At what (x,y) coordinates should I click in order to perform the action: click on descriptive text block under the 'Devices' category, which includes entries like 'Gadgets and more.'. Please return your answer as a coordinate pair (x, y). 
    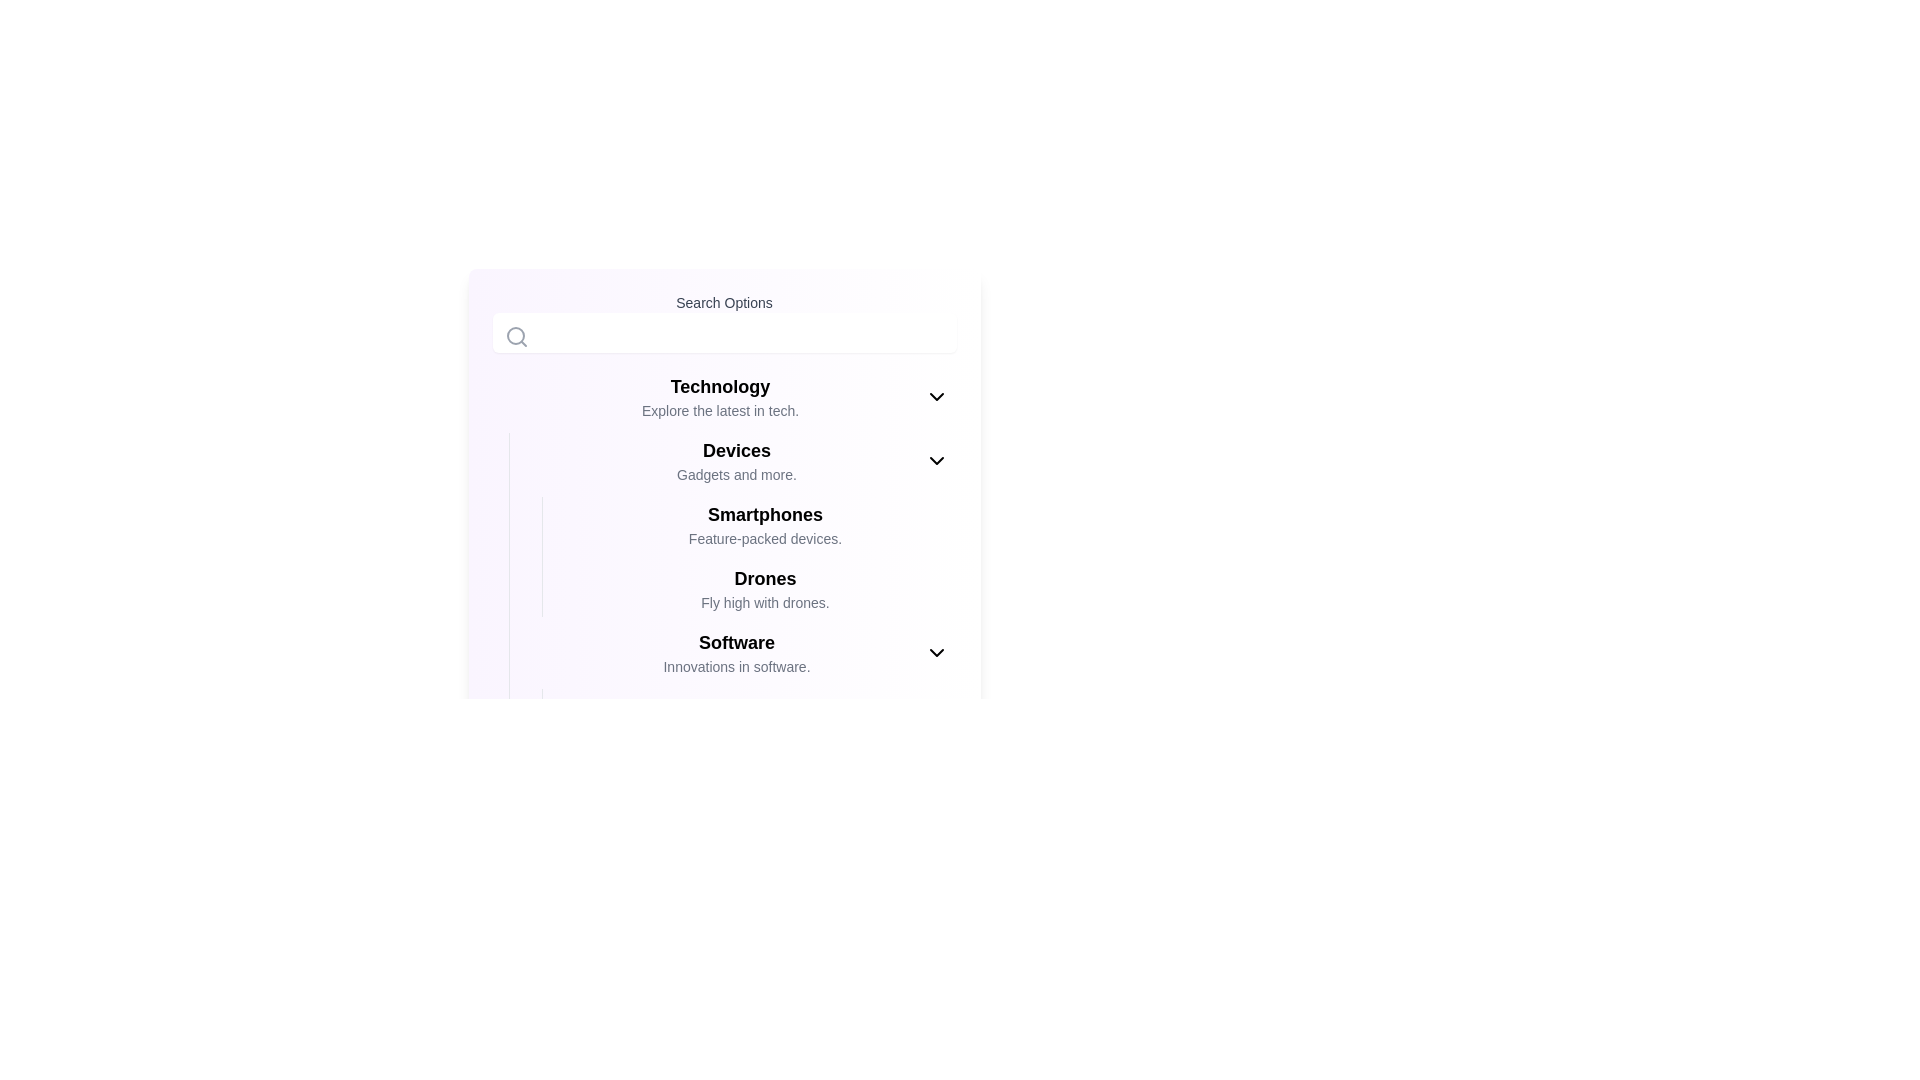
    Looking at the image, I should click on (723, 471).